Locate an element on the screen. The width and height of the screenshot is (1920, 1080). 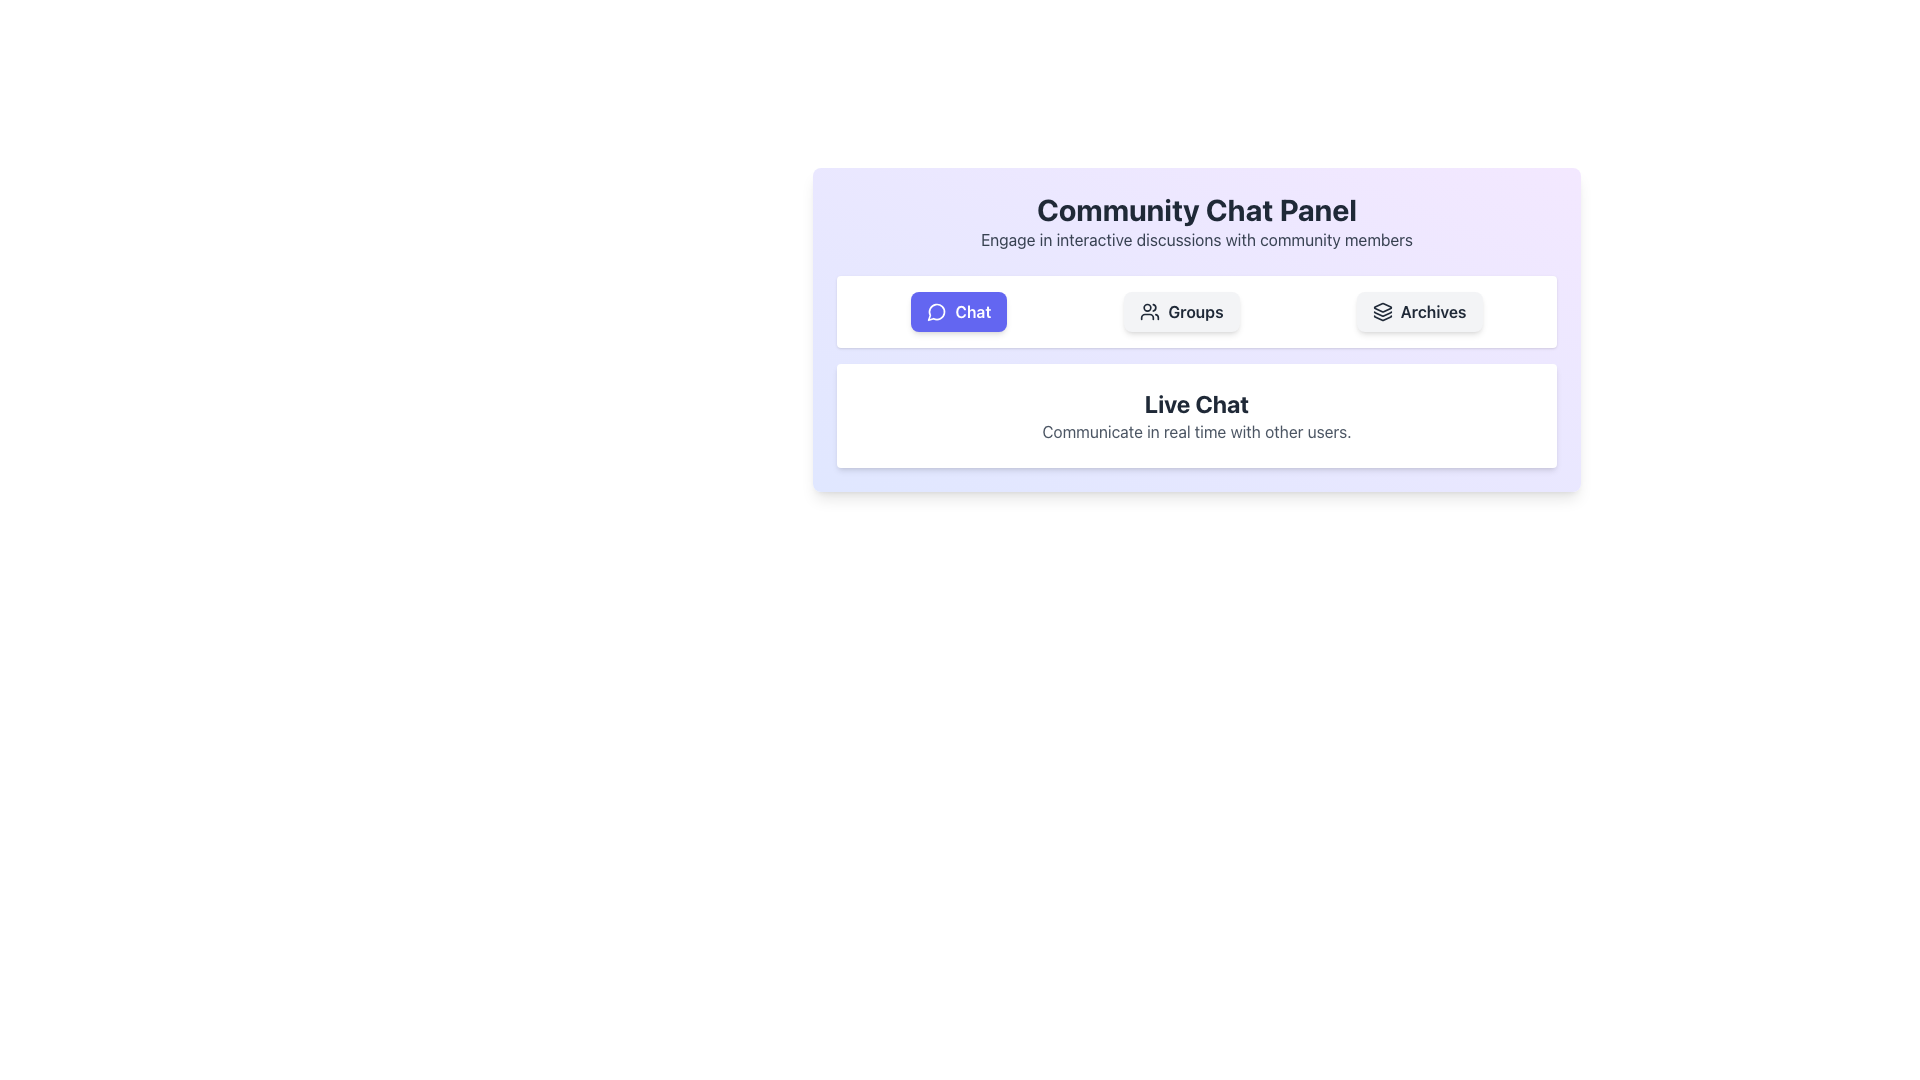
the Navigation menu is located at coordinates (1196, 312).